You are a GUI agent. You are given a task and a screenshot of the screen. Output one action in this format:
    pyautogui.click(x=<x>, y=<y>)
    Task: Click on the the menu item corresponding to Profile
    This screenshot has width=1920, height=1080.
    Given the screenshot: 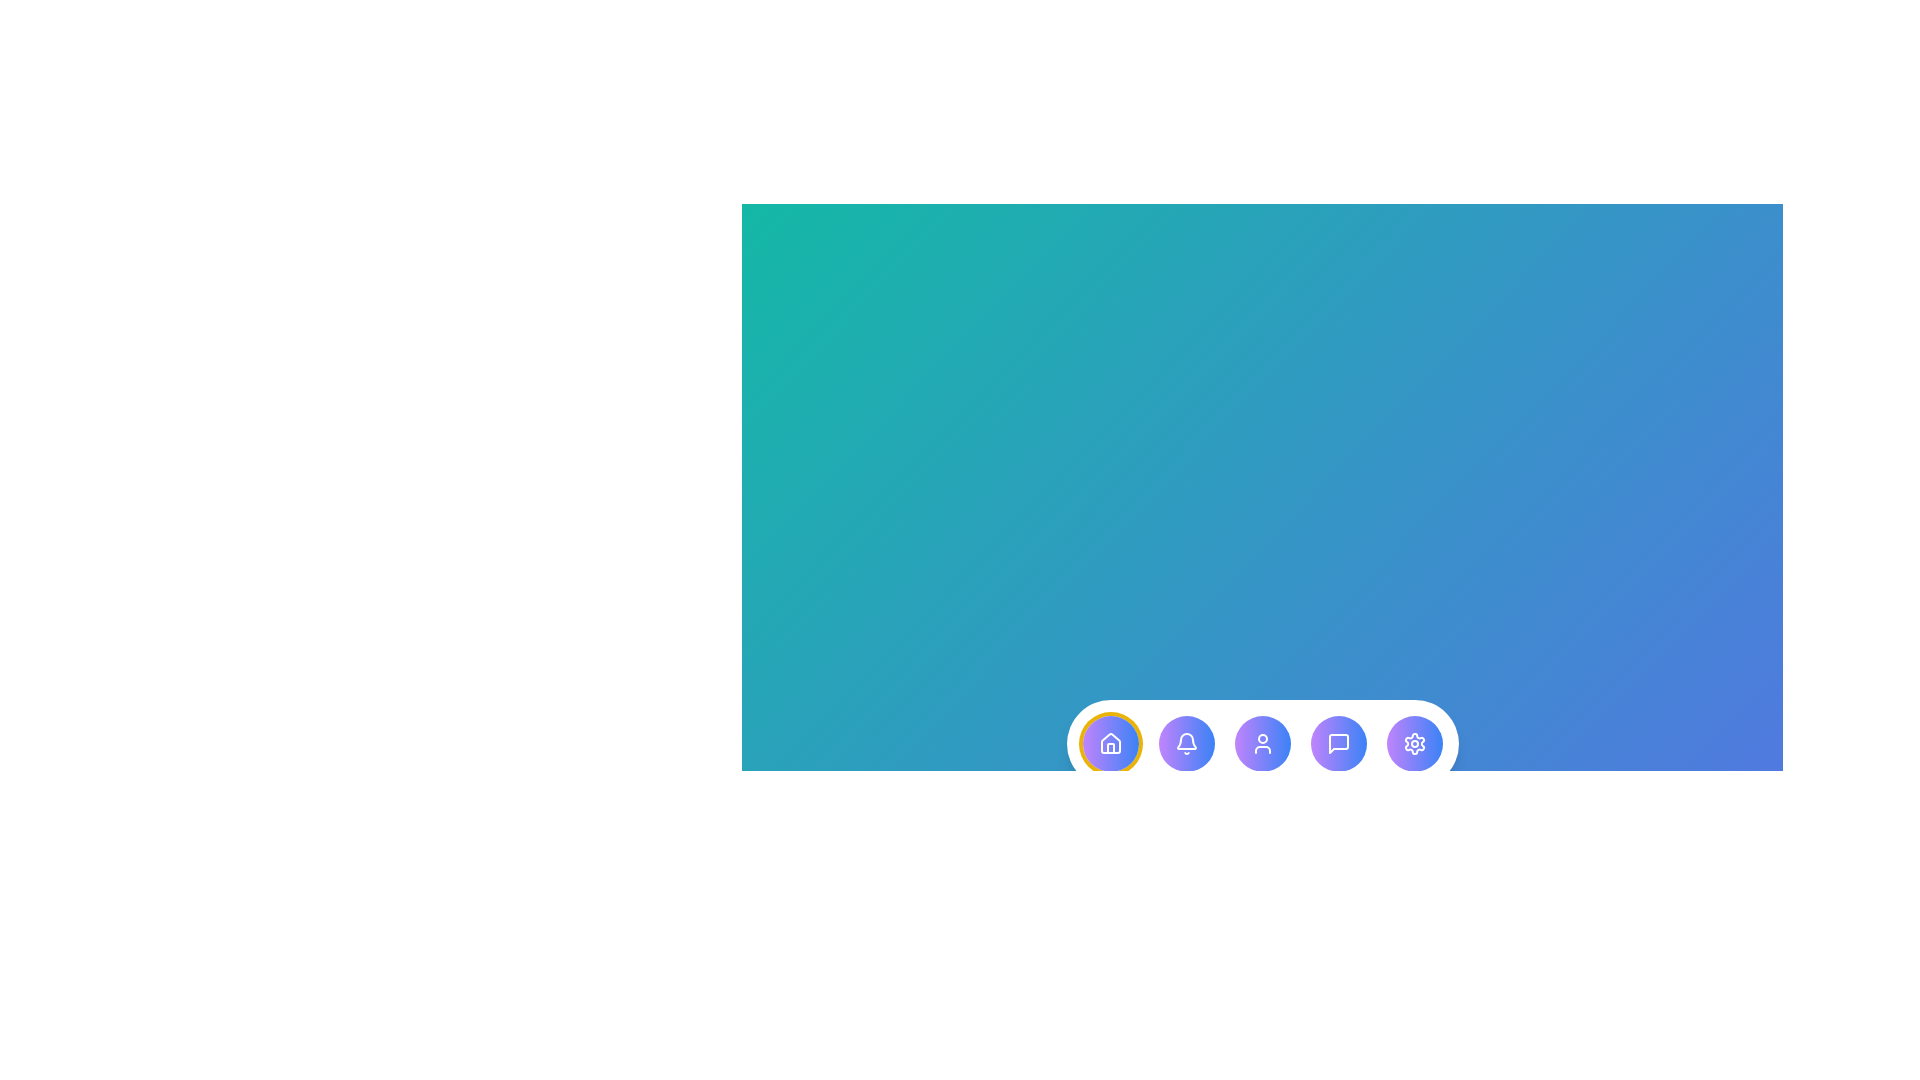 What is the action you would take?
    pyautogui.click(x=1261, y=744)
    